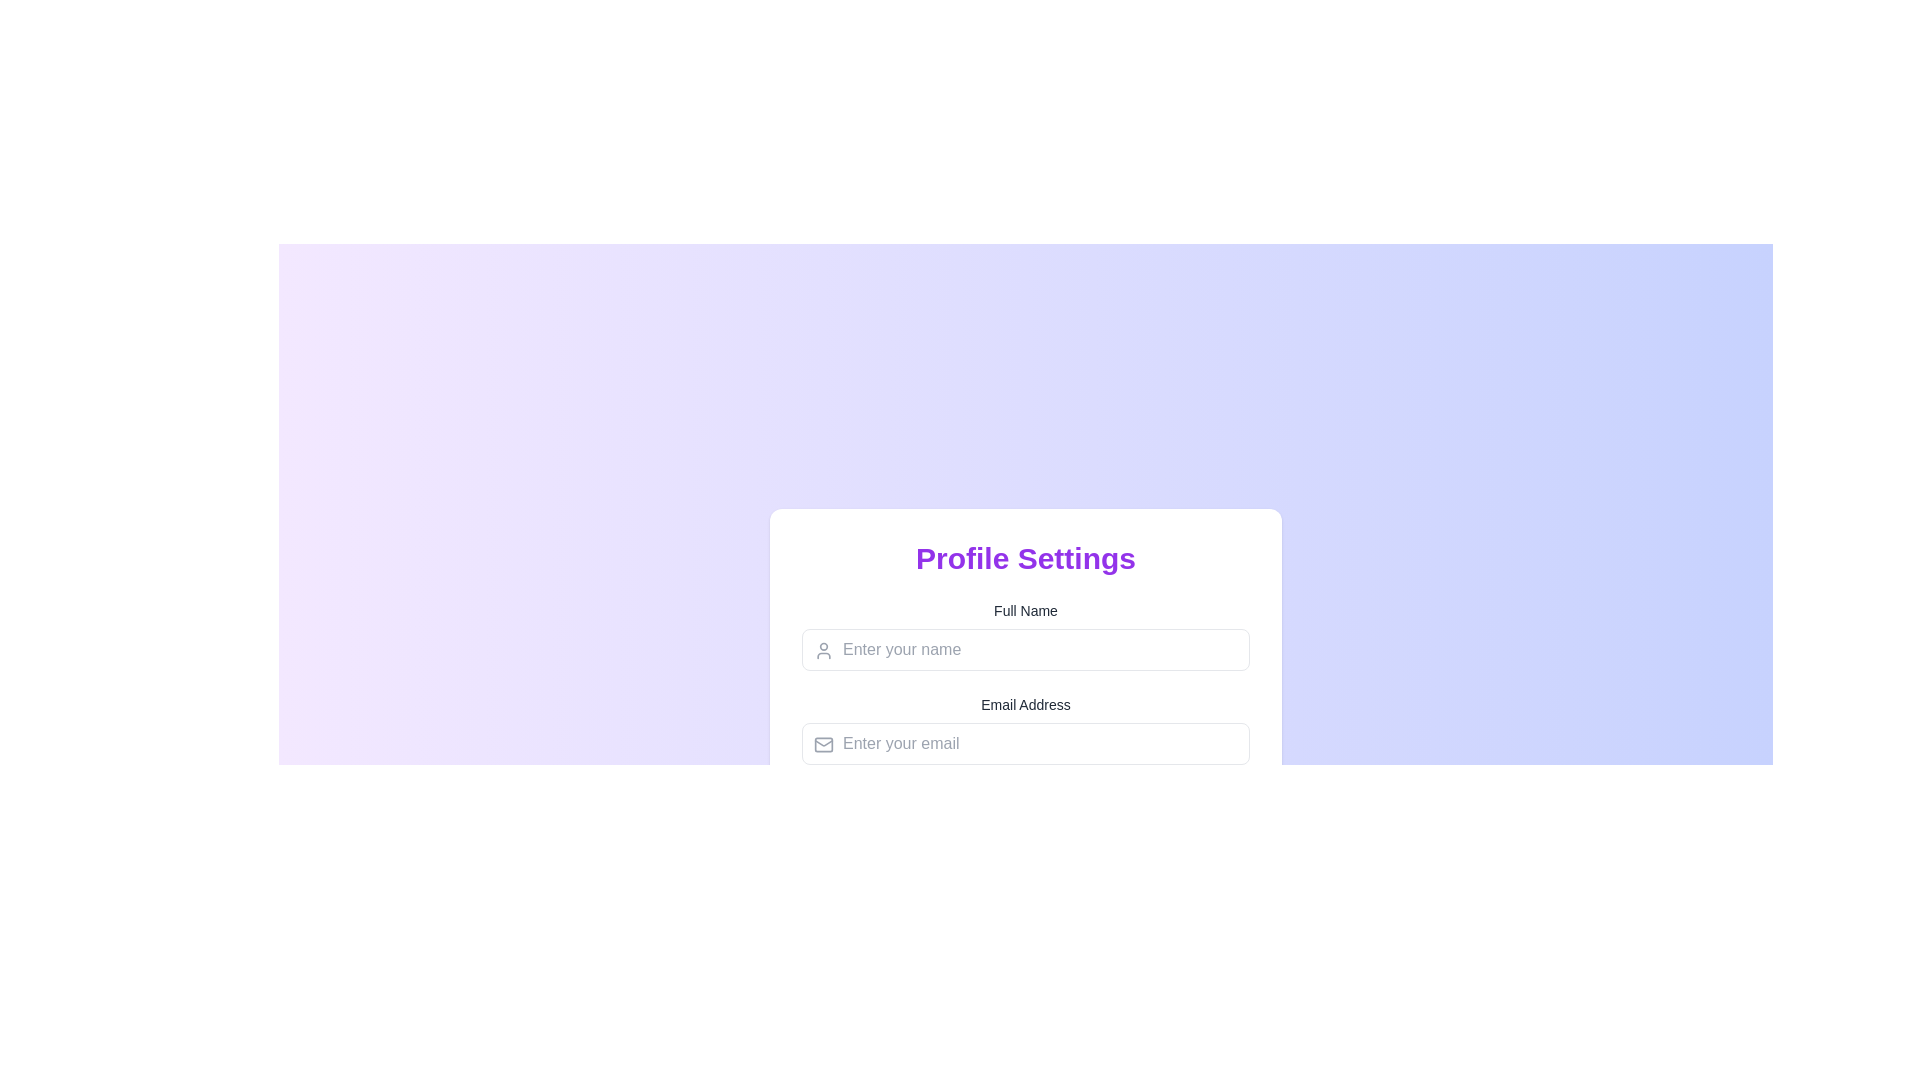  What do you see at coordinates (1026, 704) in the screenshot?
I see `the 'Email Address' label text element which provides an identifier for the email input field in the 'Profile Settings' panel` at bounding box center [1026, 704].